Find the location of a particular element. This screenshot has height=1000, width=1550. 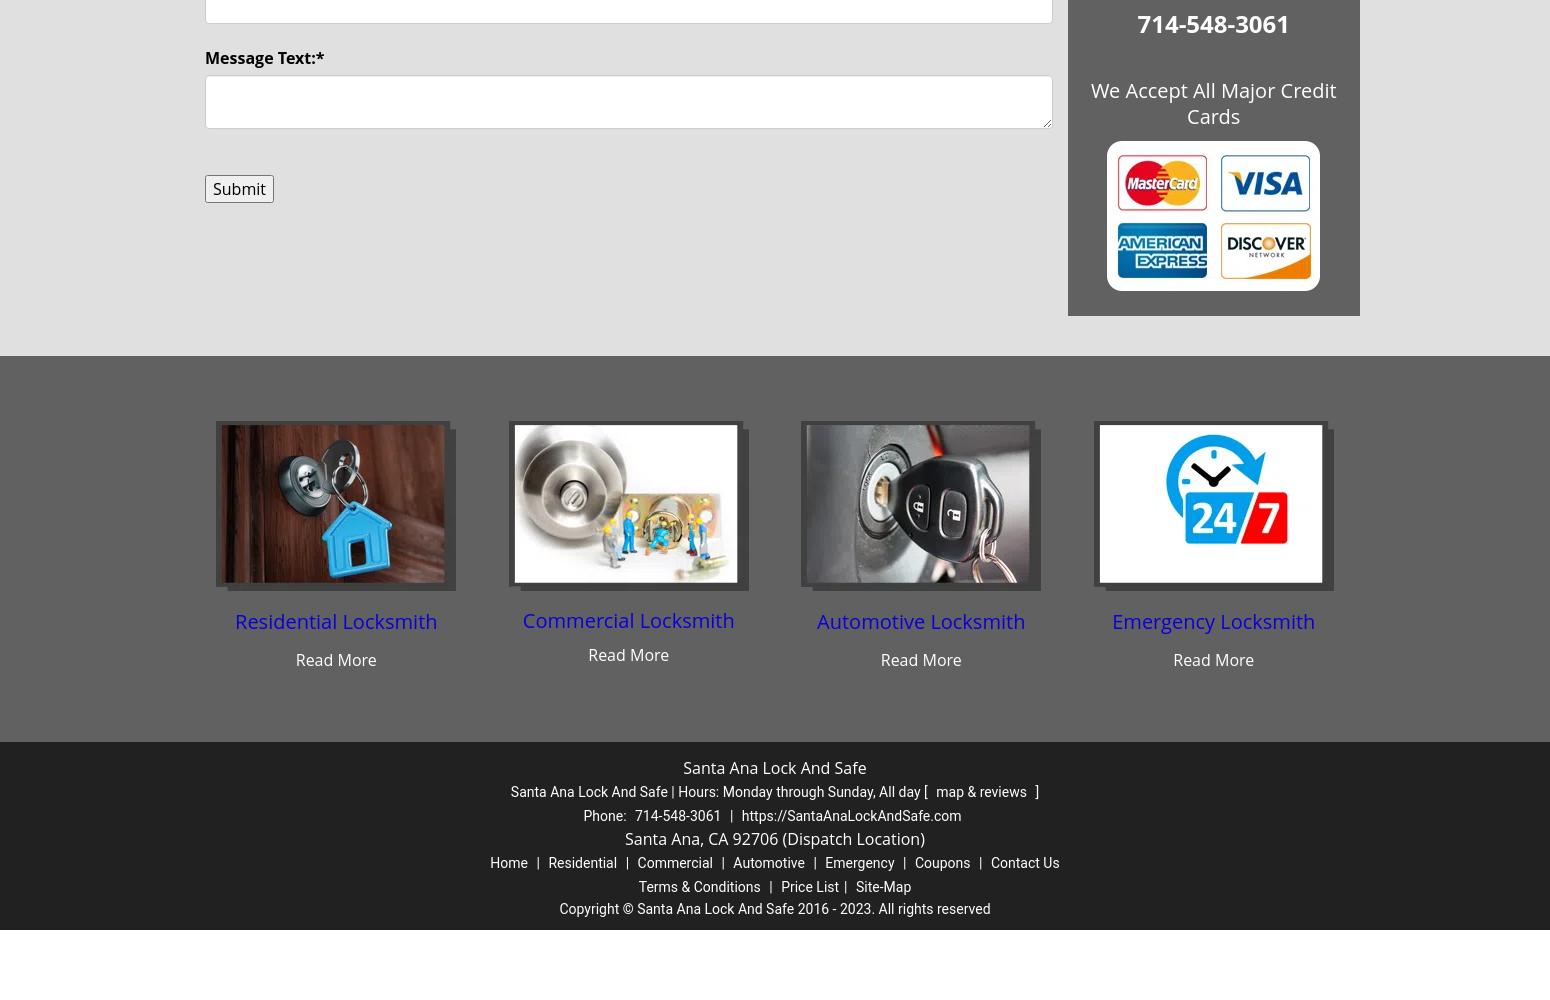

'Residential Locksmith' is located at coordinates (234, 620).